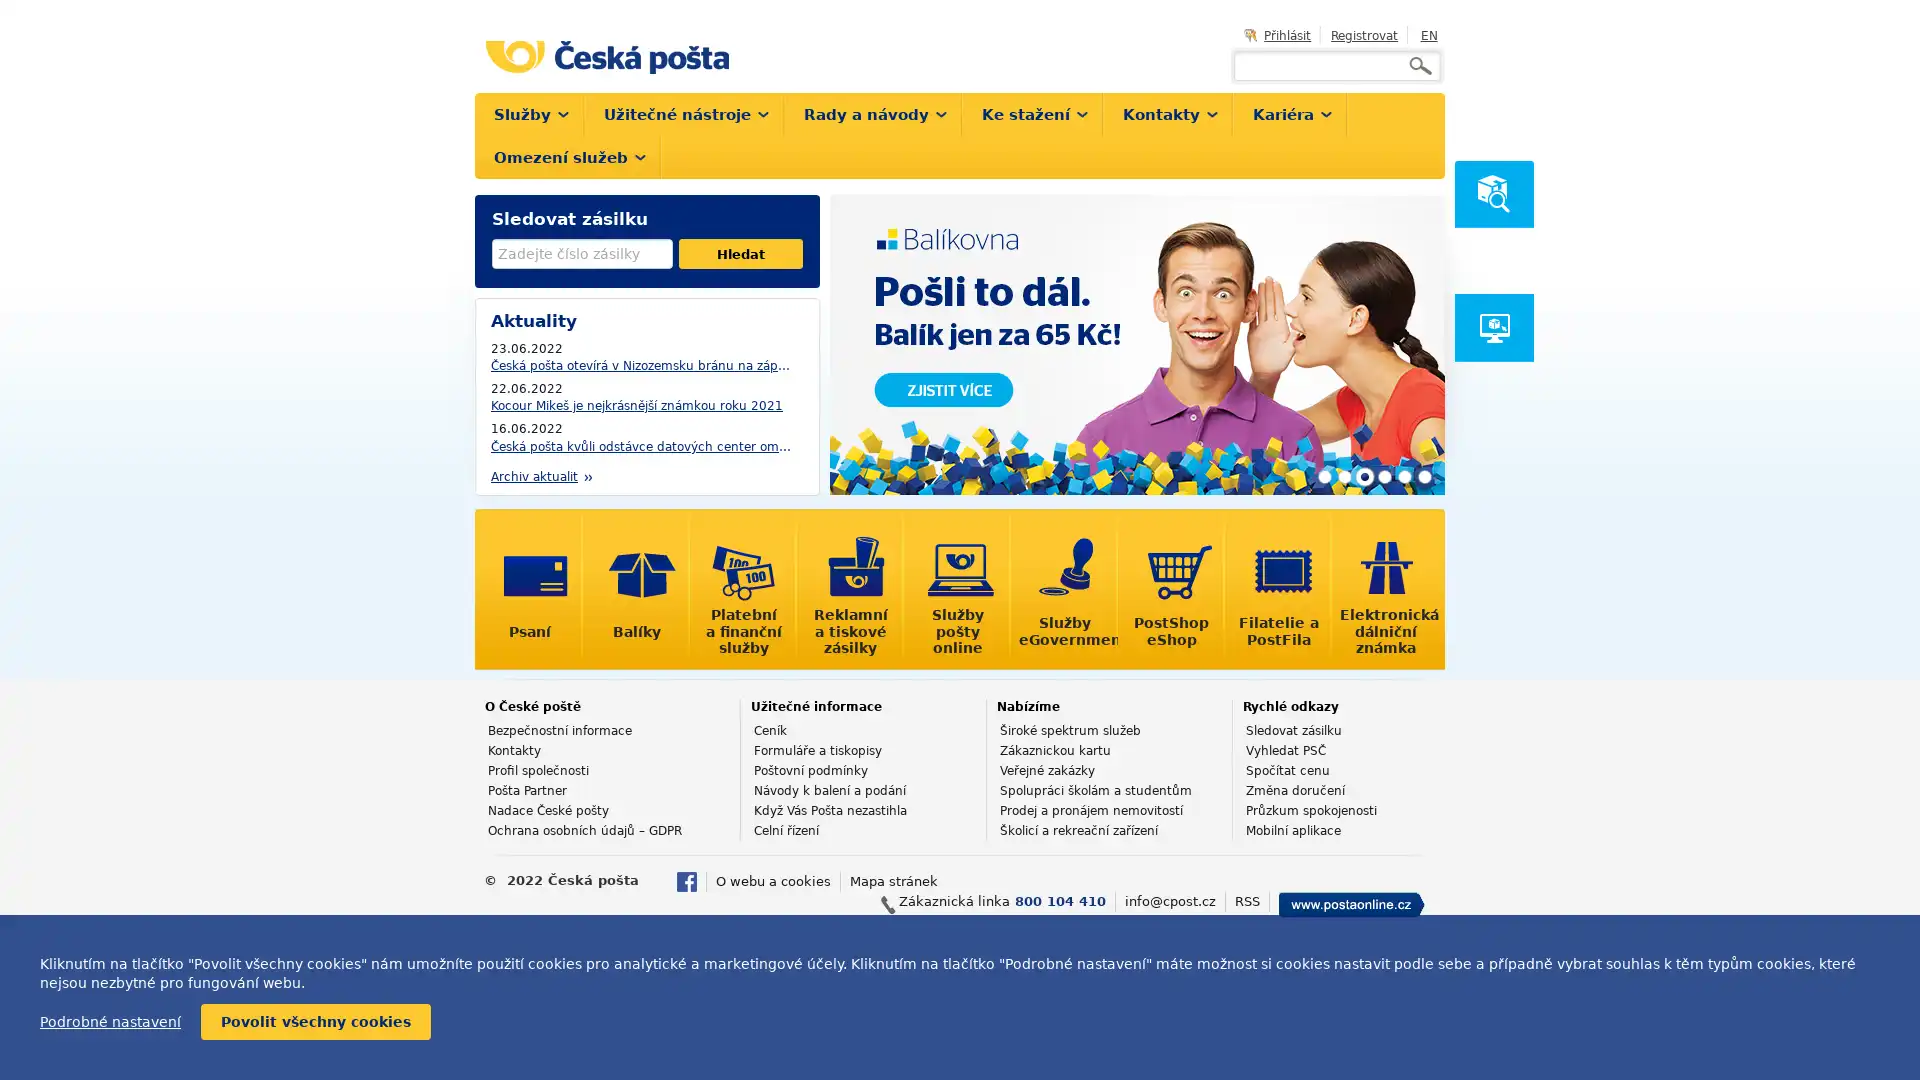 The width and height of the screenshot is (1920, 1080). Describe the element at coordinates (739, 253) in the screenshot. I see `Hledat` at that location.